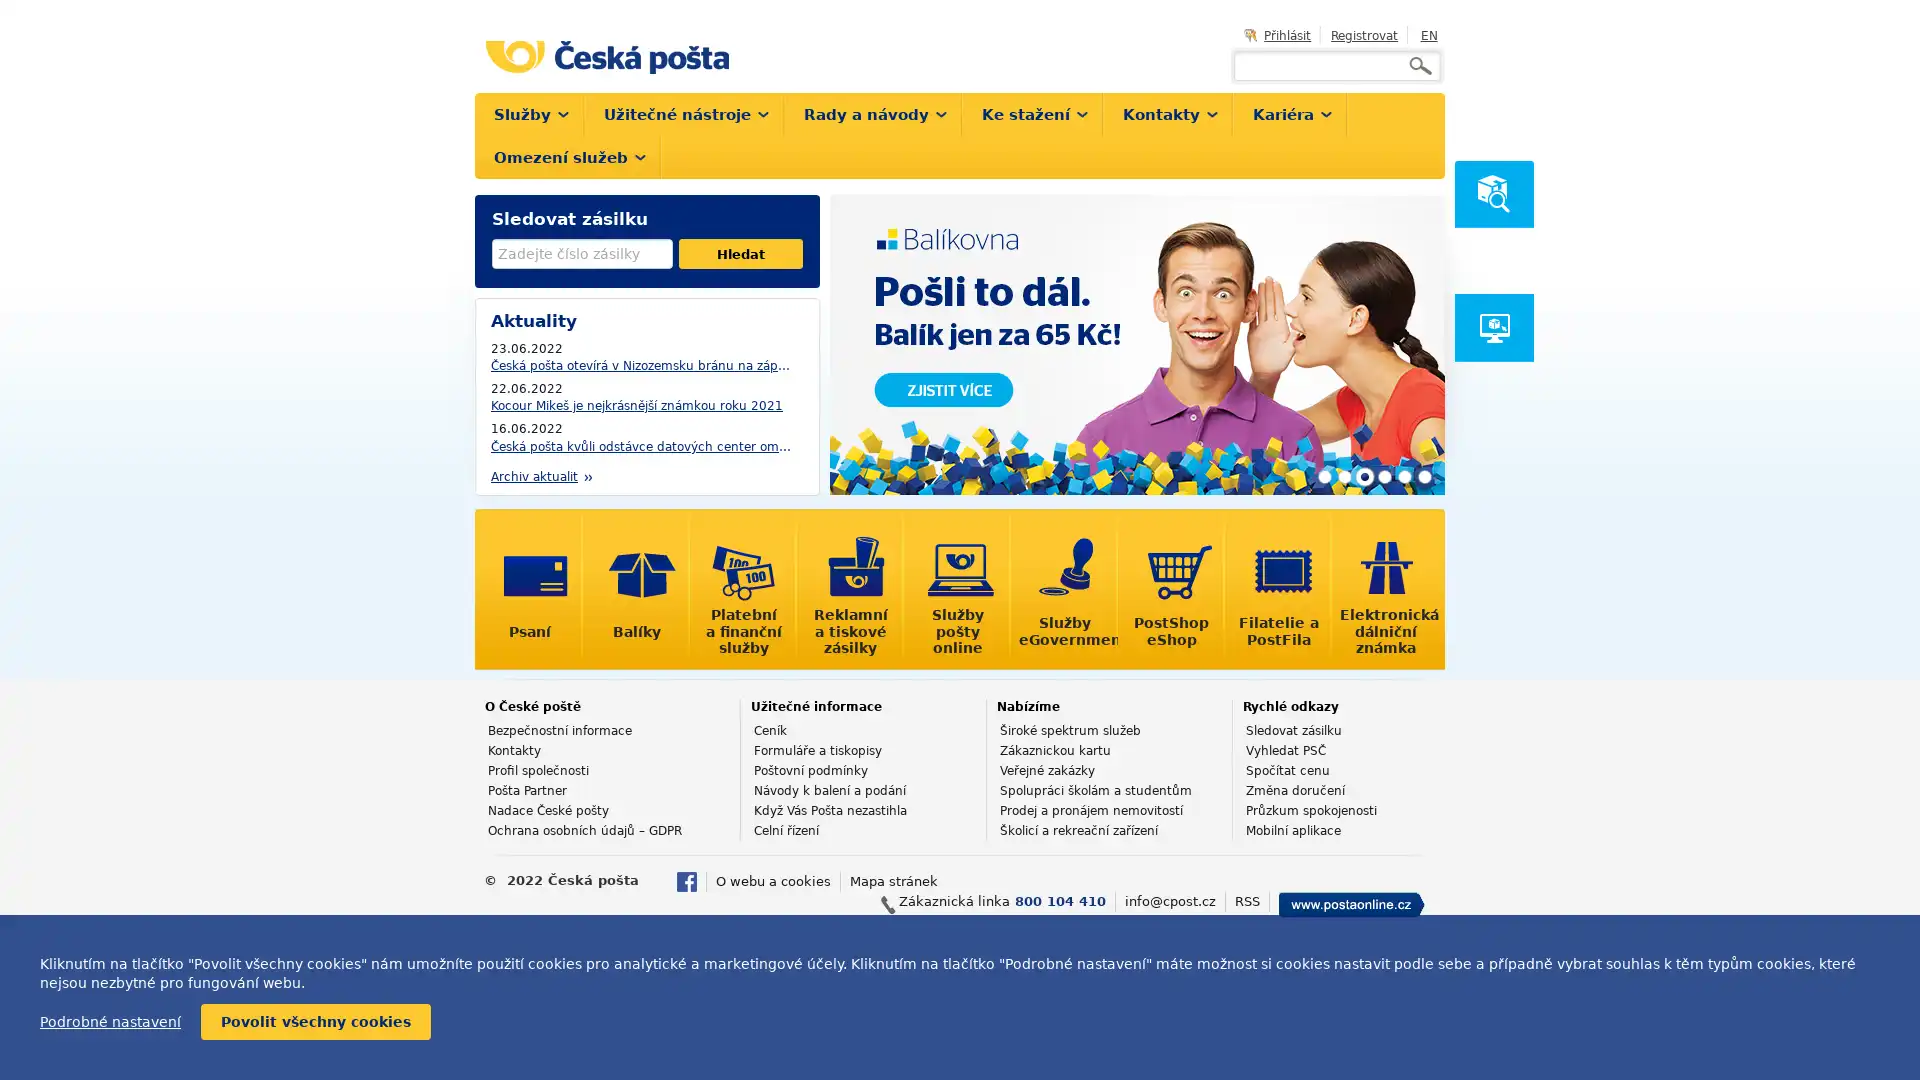 The width and height of the screenshot is (1920, 1080). Describe the element at coordinates (739, 253) in the screenshot. I see `Hledat` at that location.